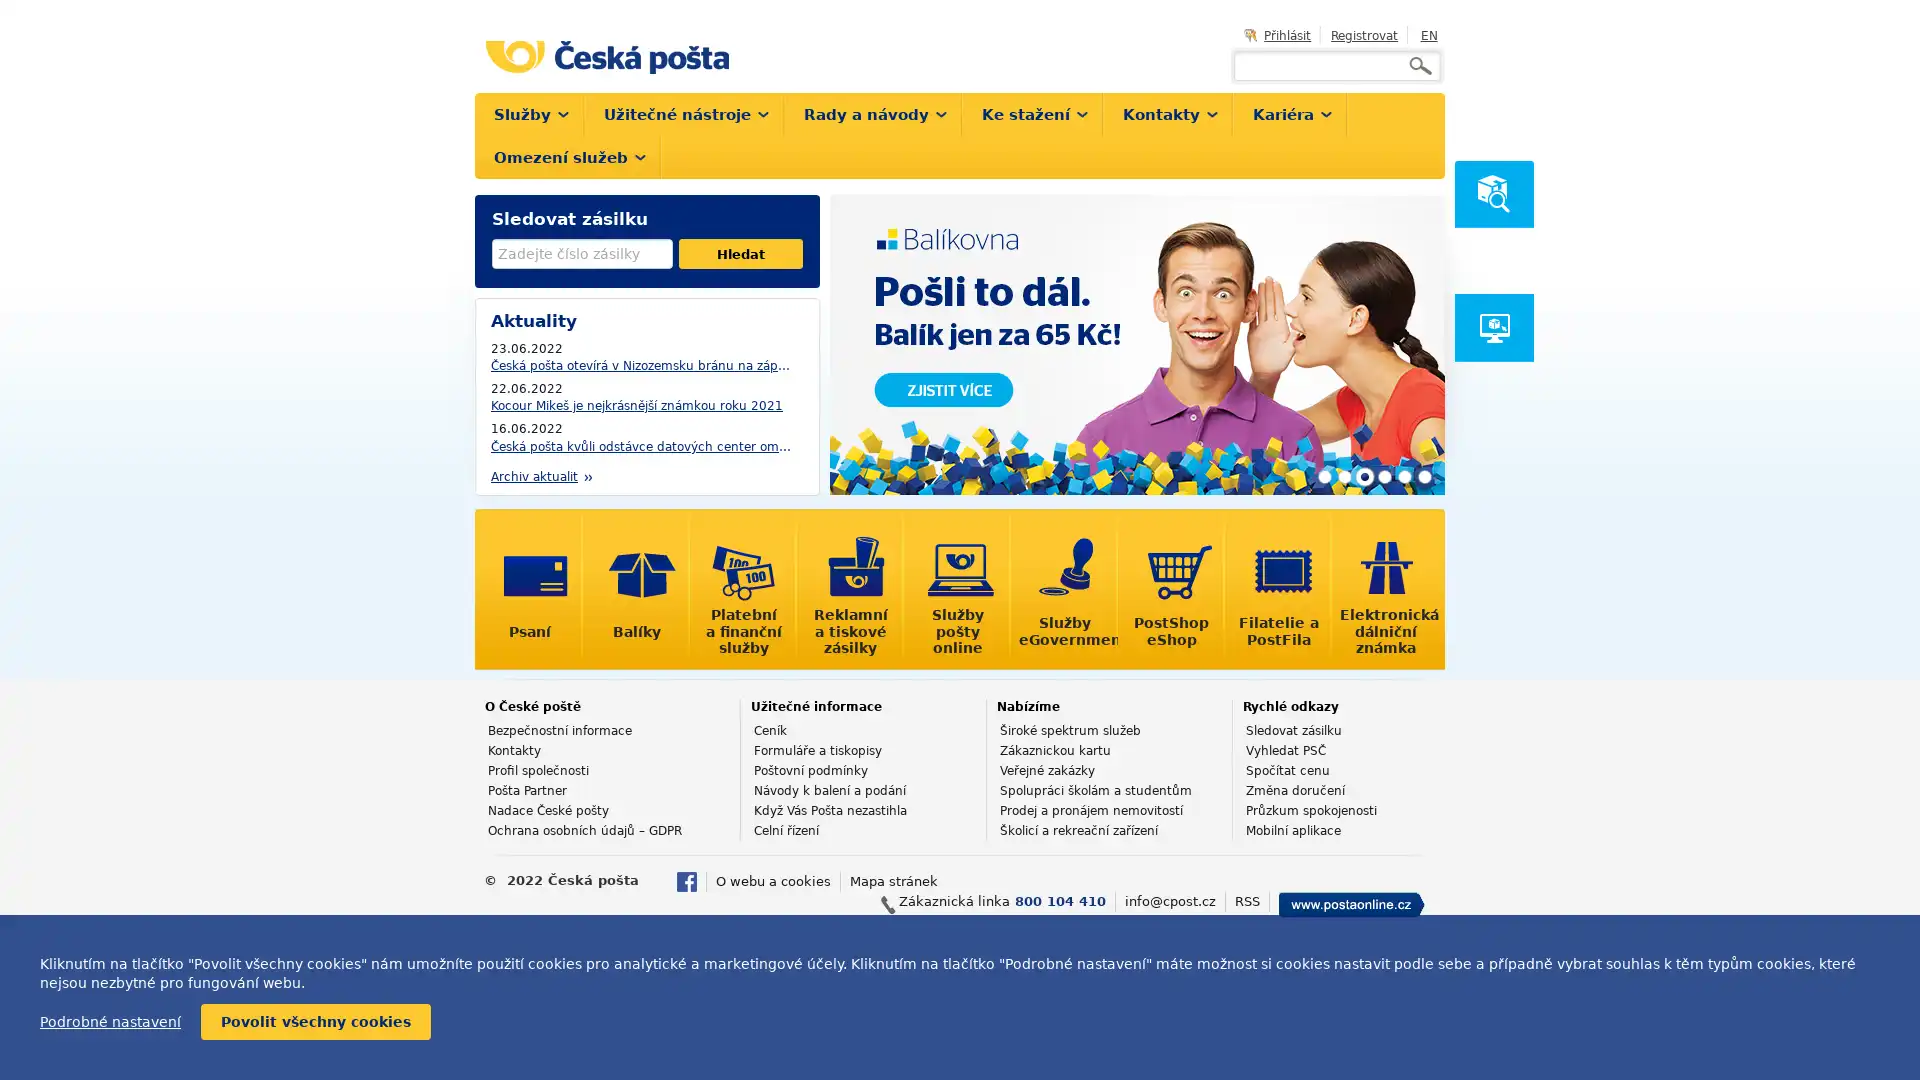 The width and height of the screenshot is (1920, 1080). Describe the element at coordinates (739, 253) in the screenshot. I see `Hledat` at that location.